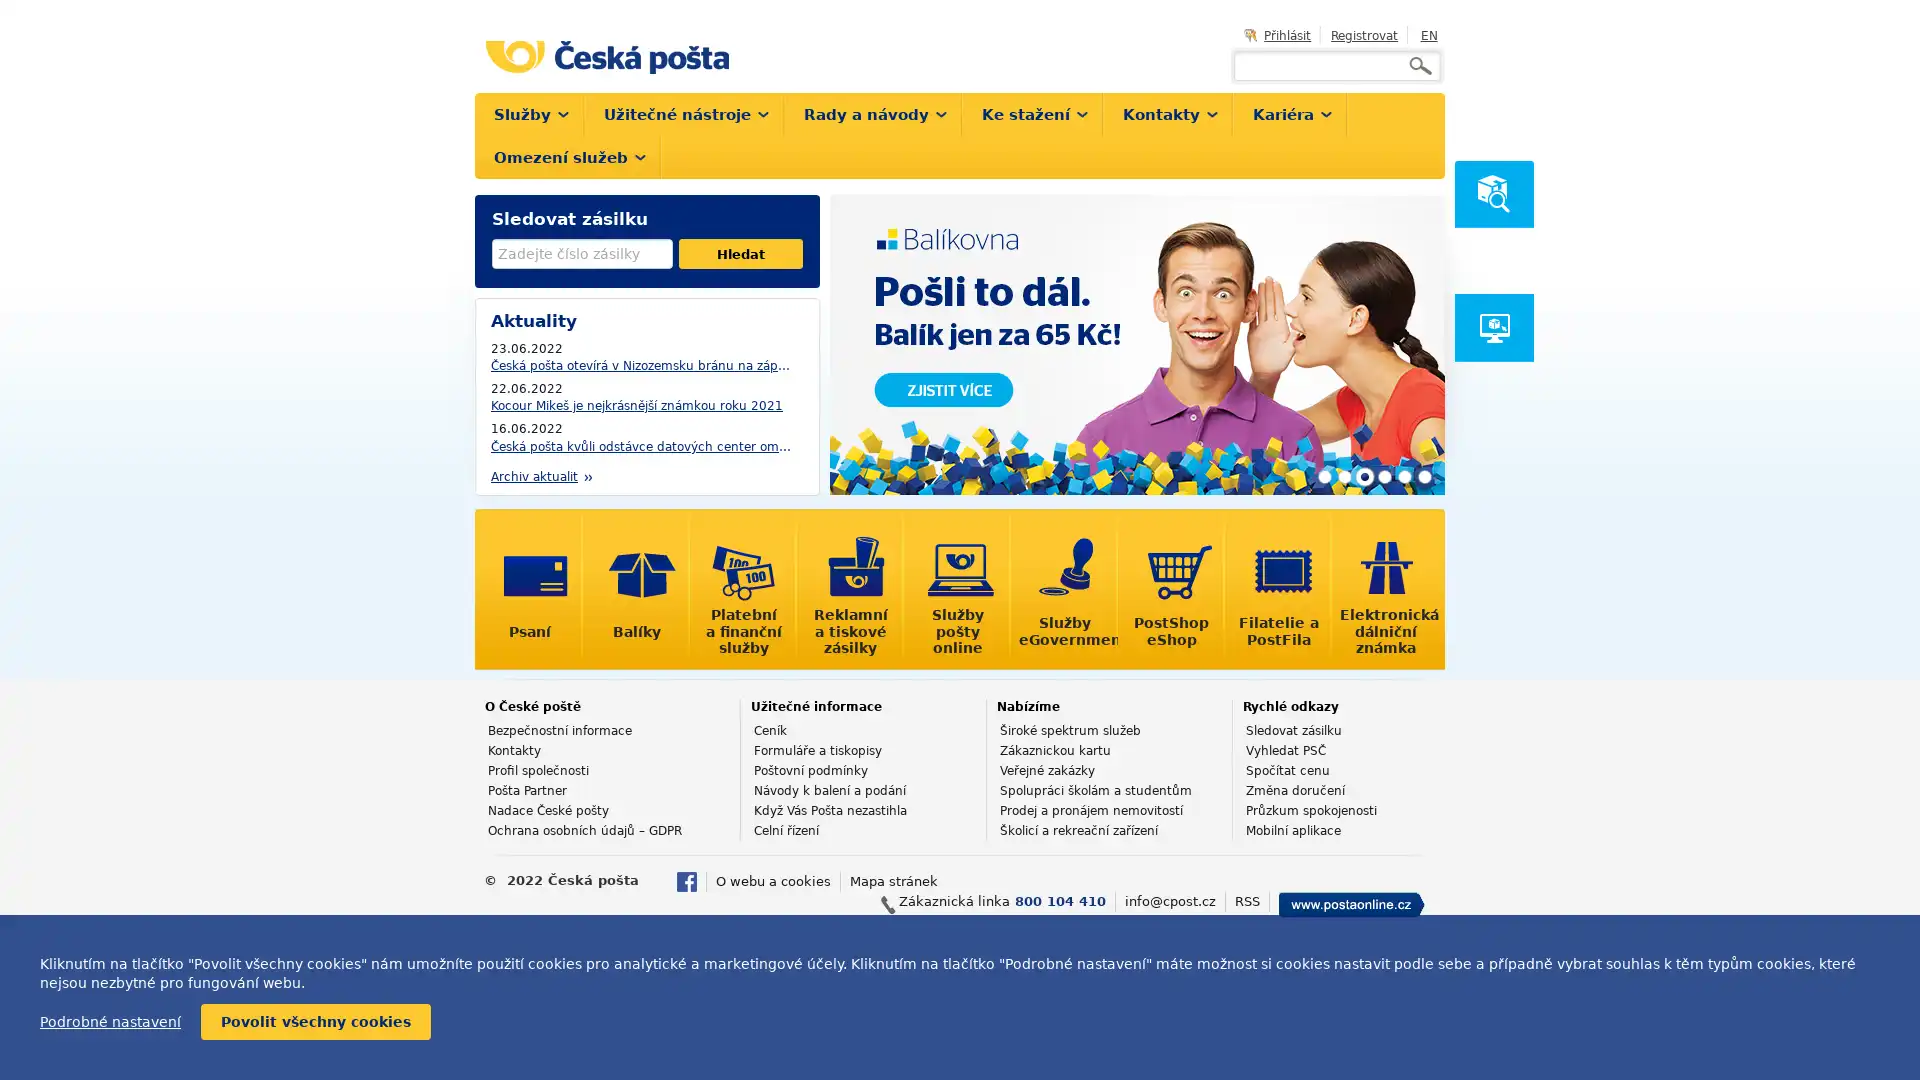 The width and height of the screenshot is (1920, 1080). Describe the element at coordinates (739, 253) in the screenshot. I see `Hledat` at that location.